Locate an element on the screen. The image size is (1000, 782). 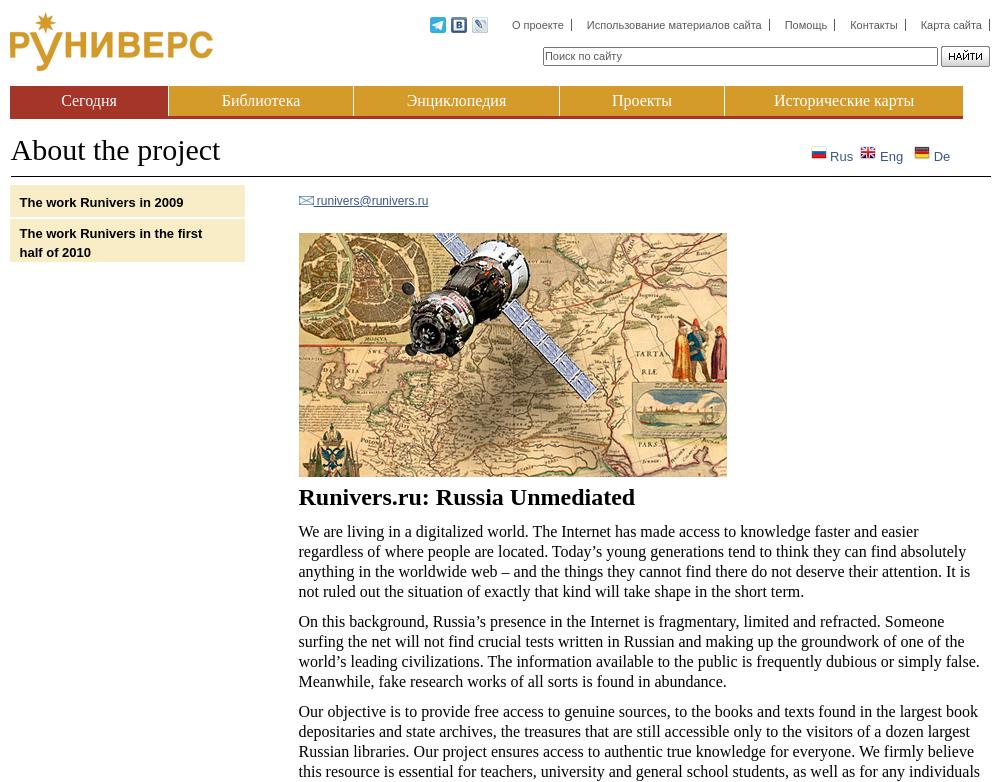
'About the project' is located at coordinates (10, 149).